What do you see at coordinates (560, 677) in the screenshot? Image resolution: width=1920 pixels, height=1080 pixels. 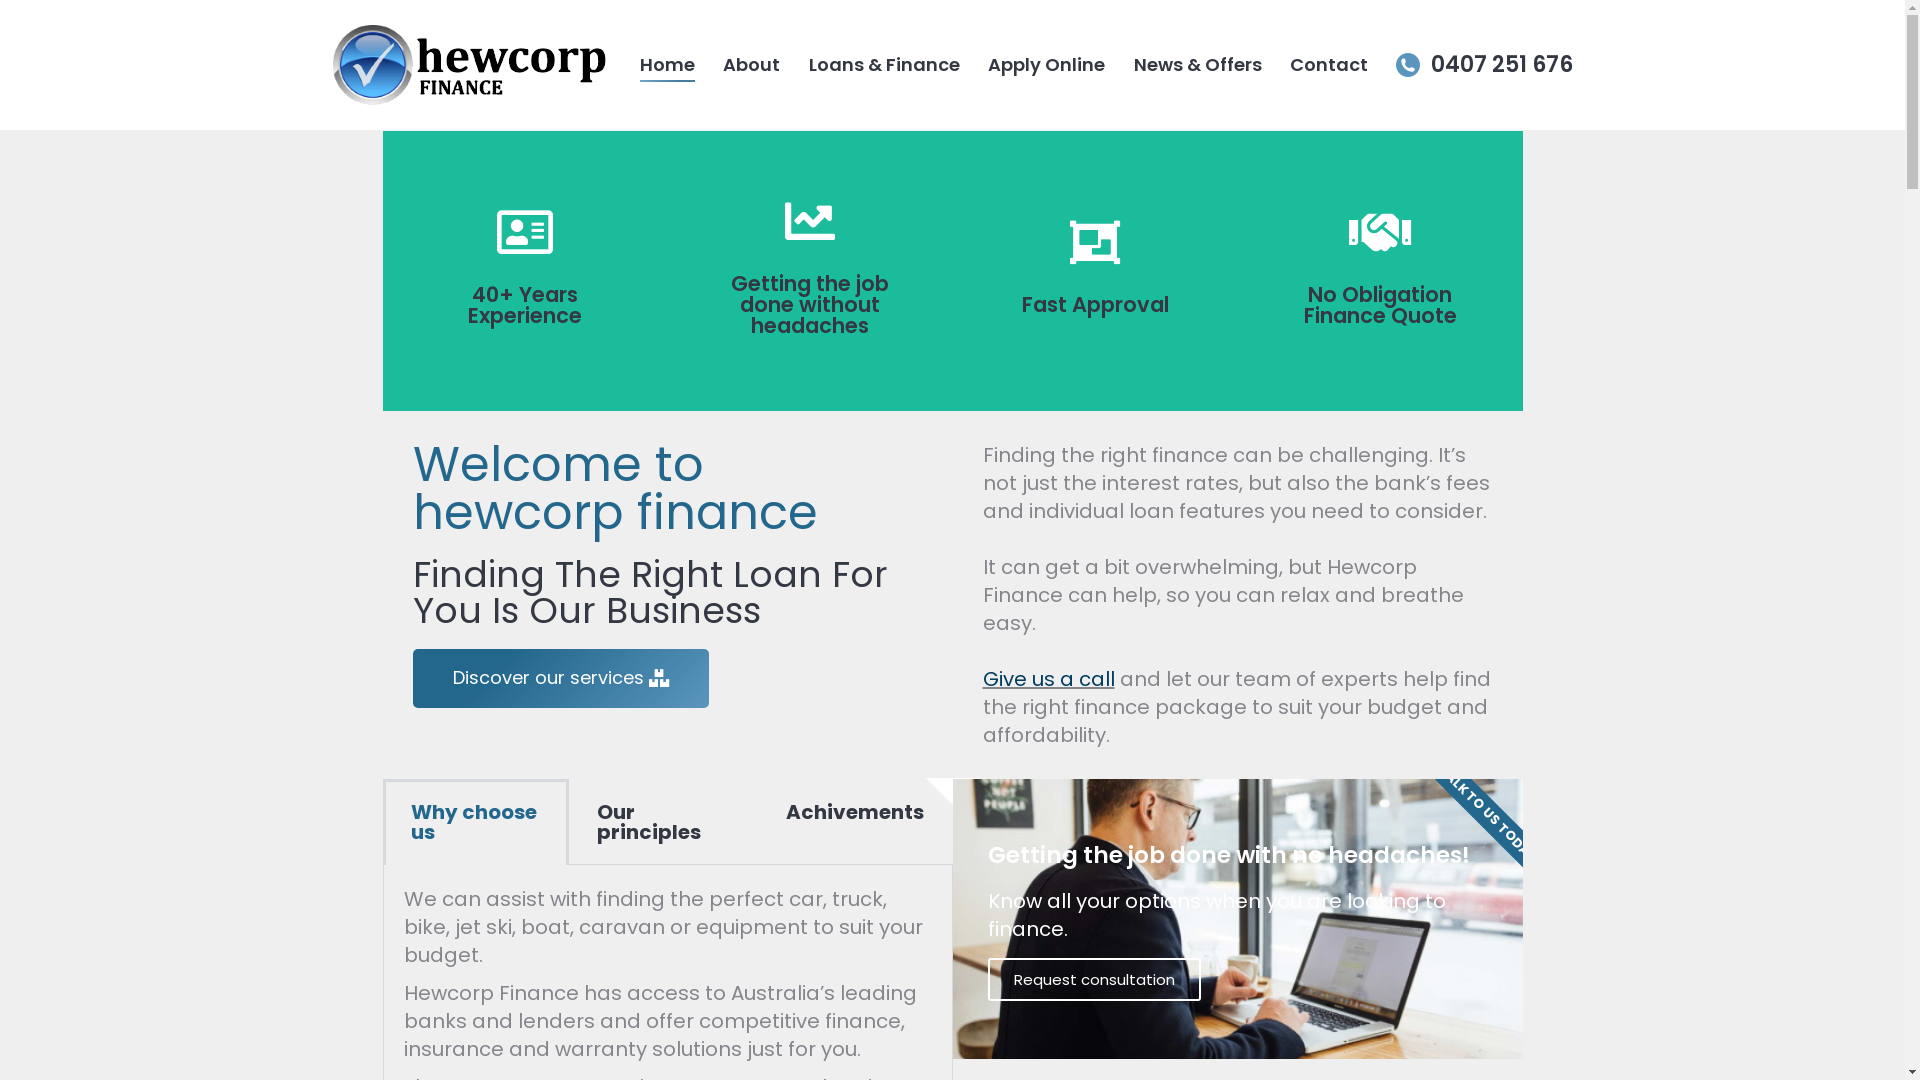 I see `'Discover our services'` at bounding box center [560, 677].